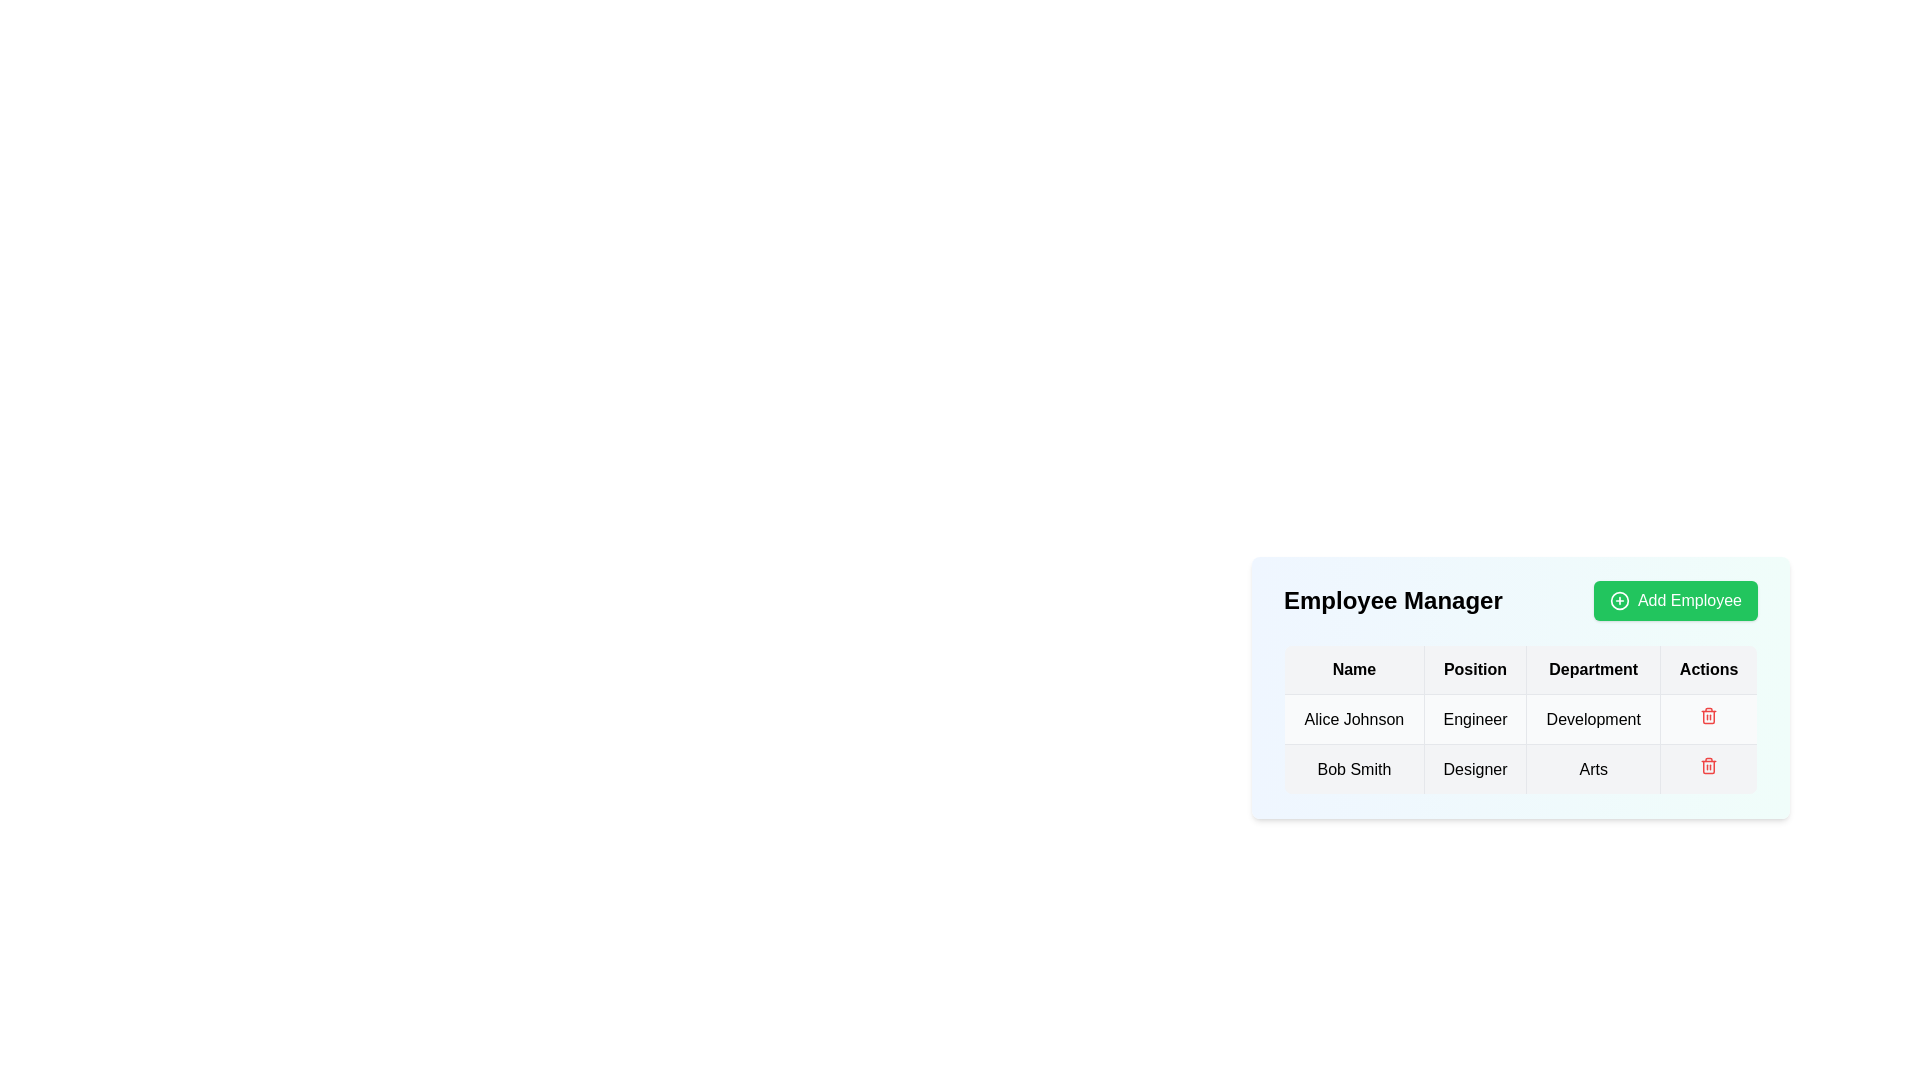 Image resolution: width=1920 pixels, height=1080 pixels. I want to click on trash can delete button element located at the center of the icon using developer tools, so click(1708, 766).